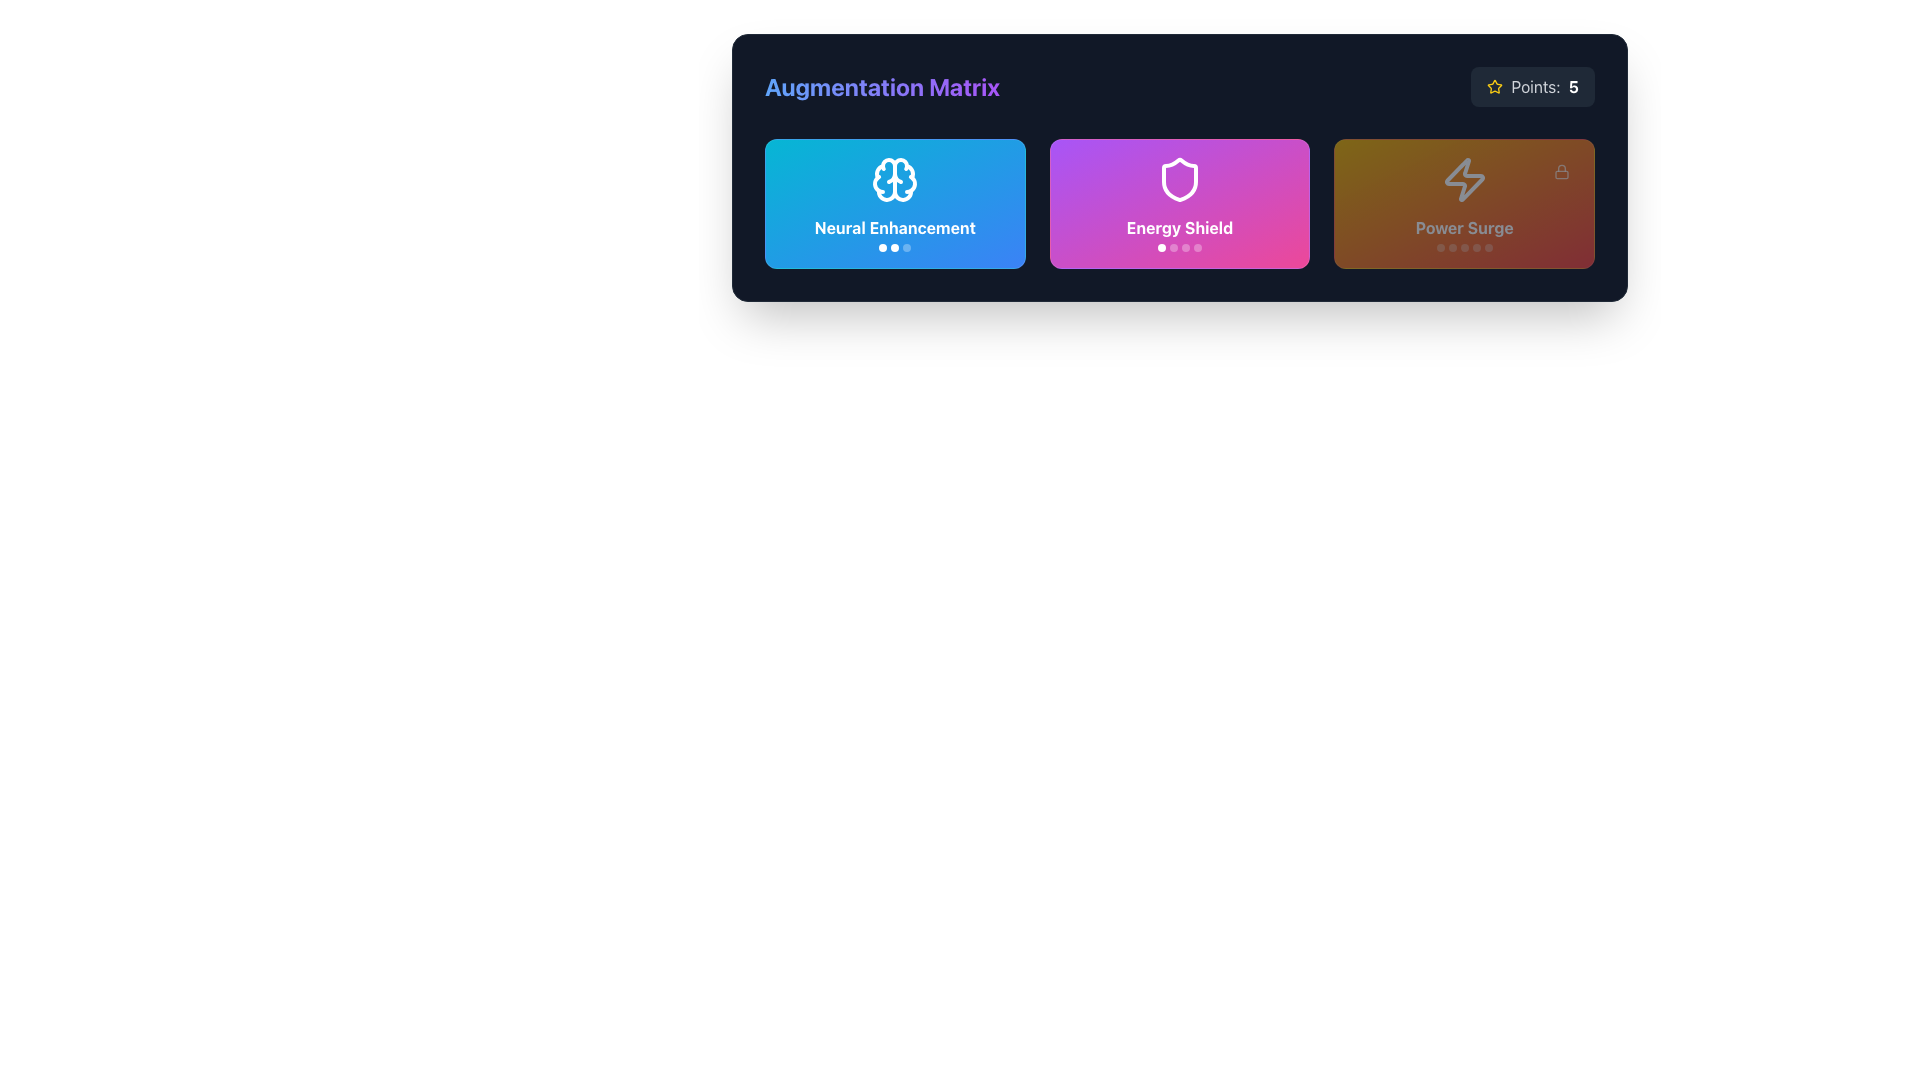 This screenshot has height=1080, width=1920. What do you see at coordinates (1180, 246) in the screenshot?
I see `the progress indicator consisting of four circular indicators, with the first filled solid white and the others translucent, located beneath the 'Energy Shield' title` at bounding box center [1180, 246].